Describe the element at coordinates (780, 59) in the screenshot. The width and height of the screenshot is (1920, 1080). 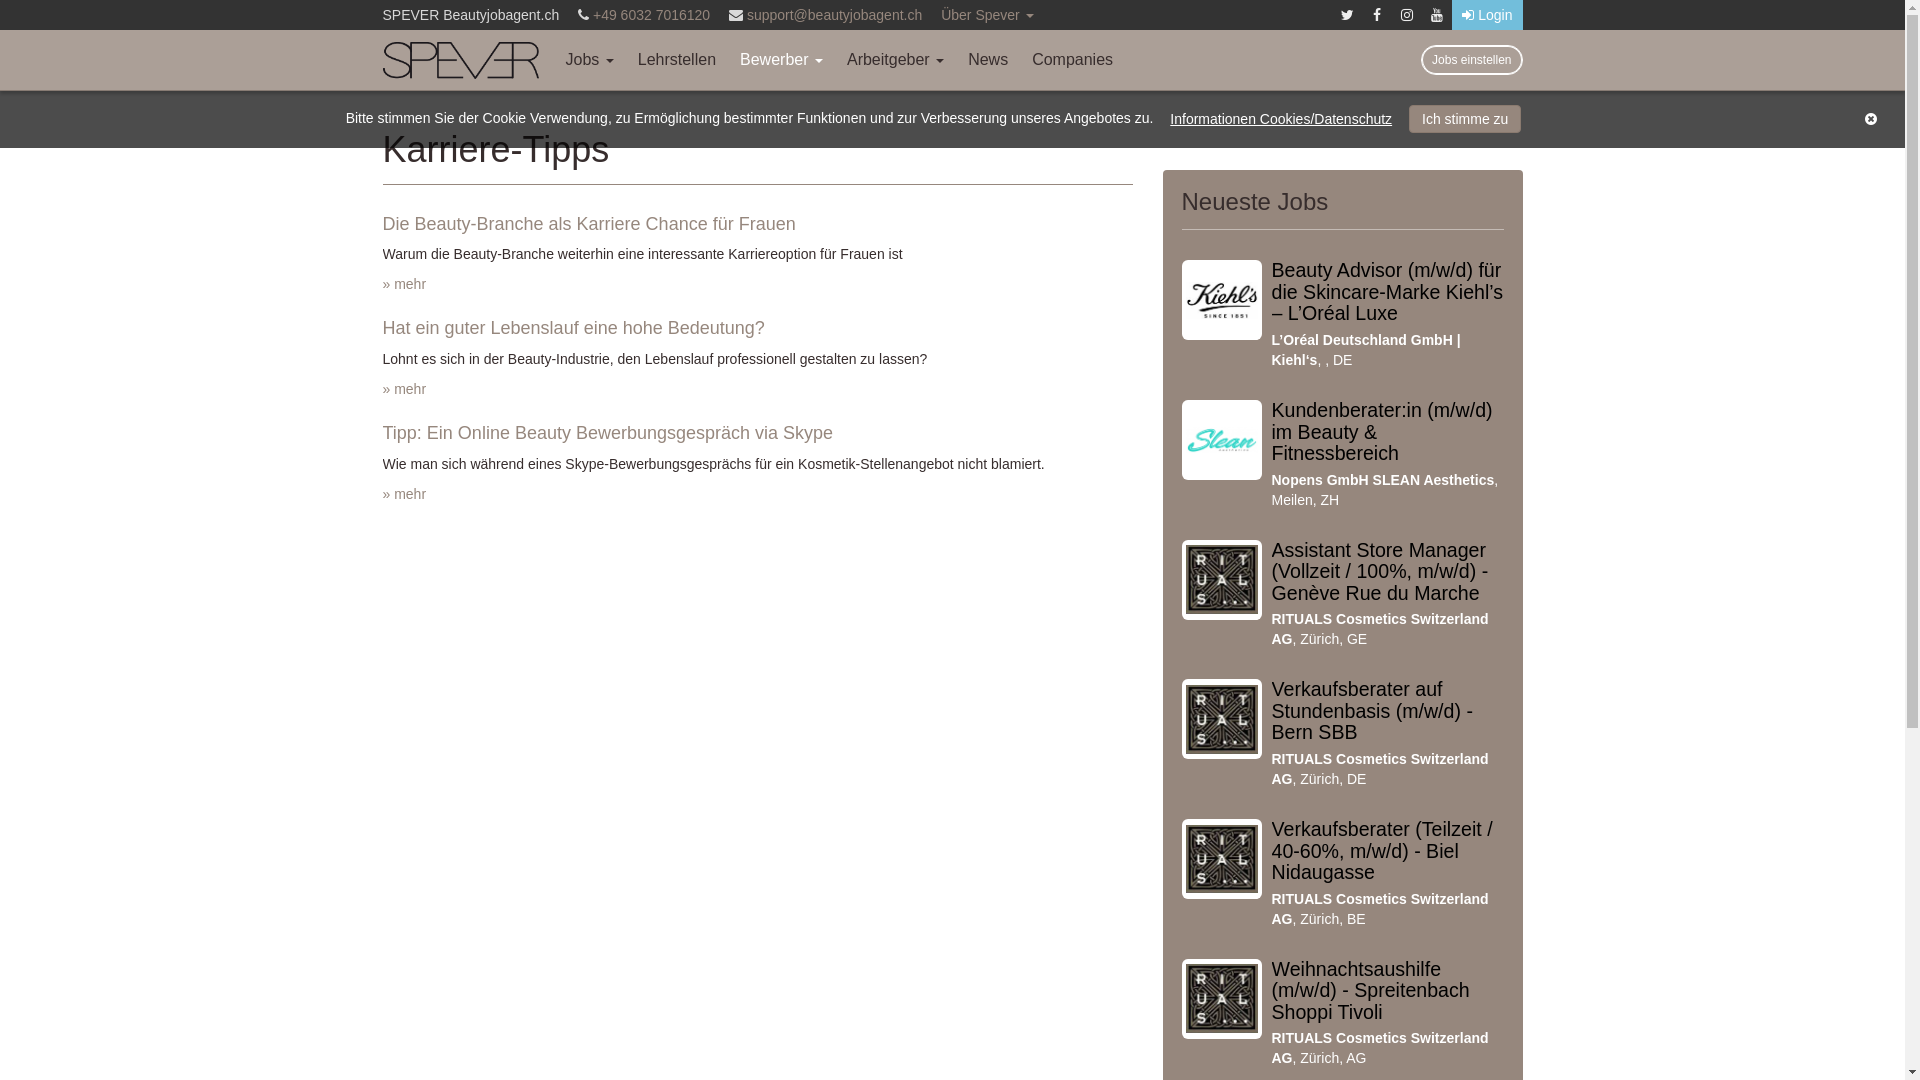
I see `'Bewerber'` at that location.